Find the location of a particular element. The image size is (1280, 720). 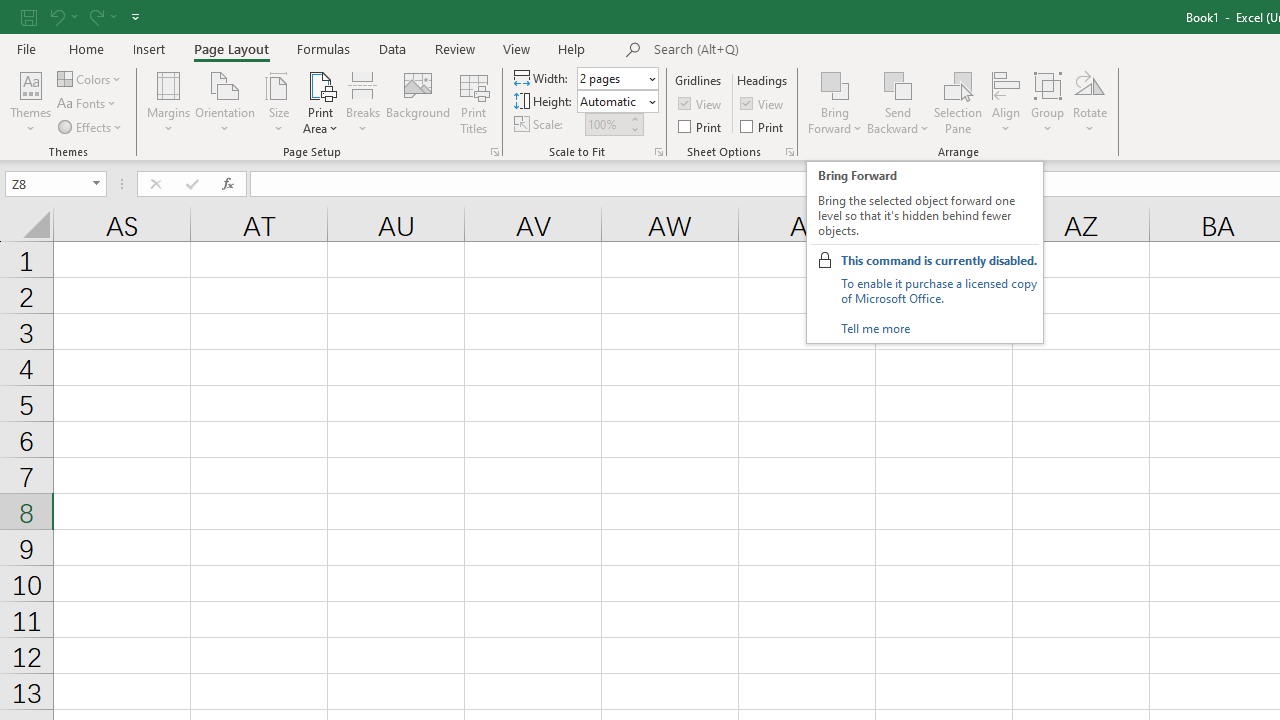

'Send Backward' is located at coordinates (897, 84).